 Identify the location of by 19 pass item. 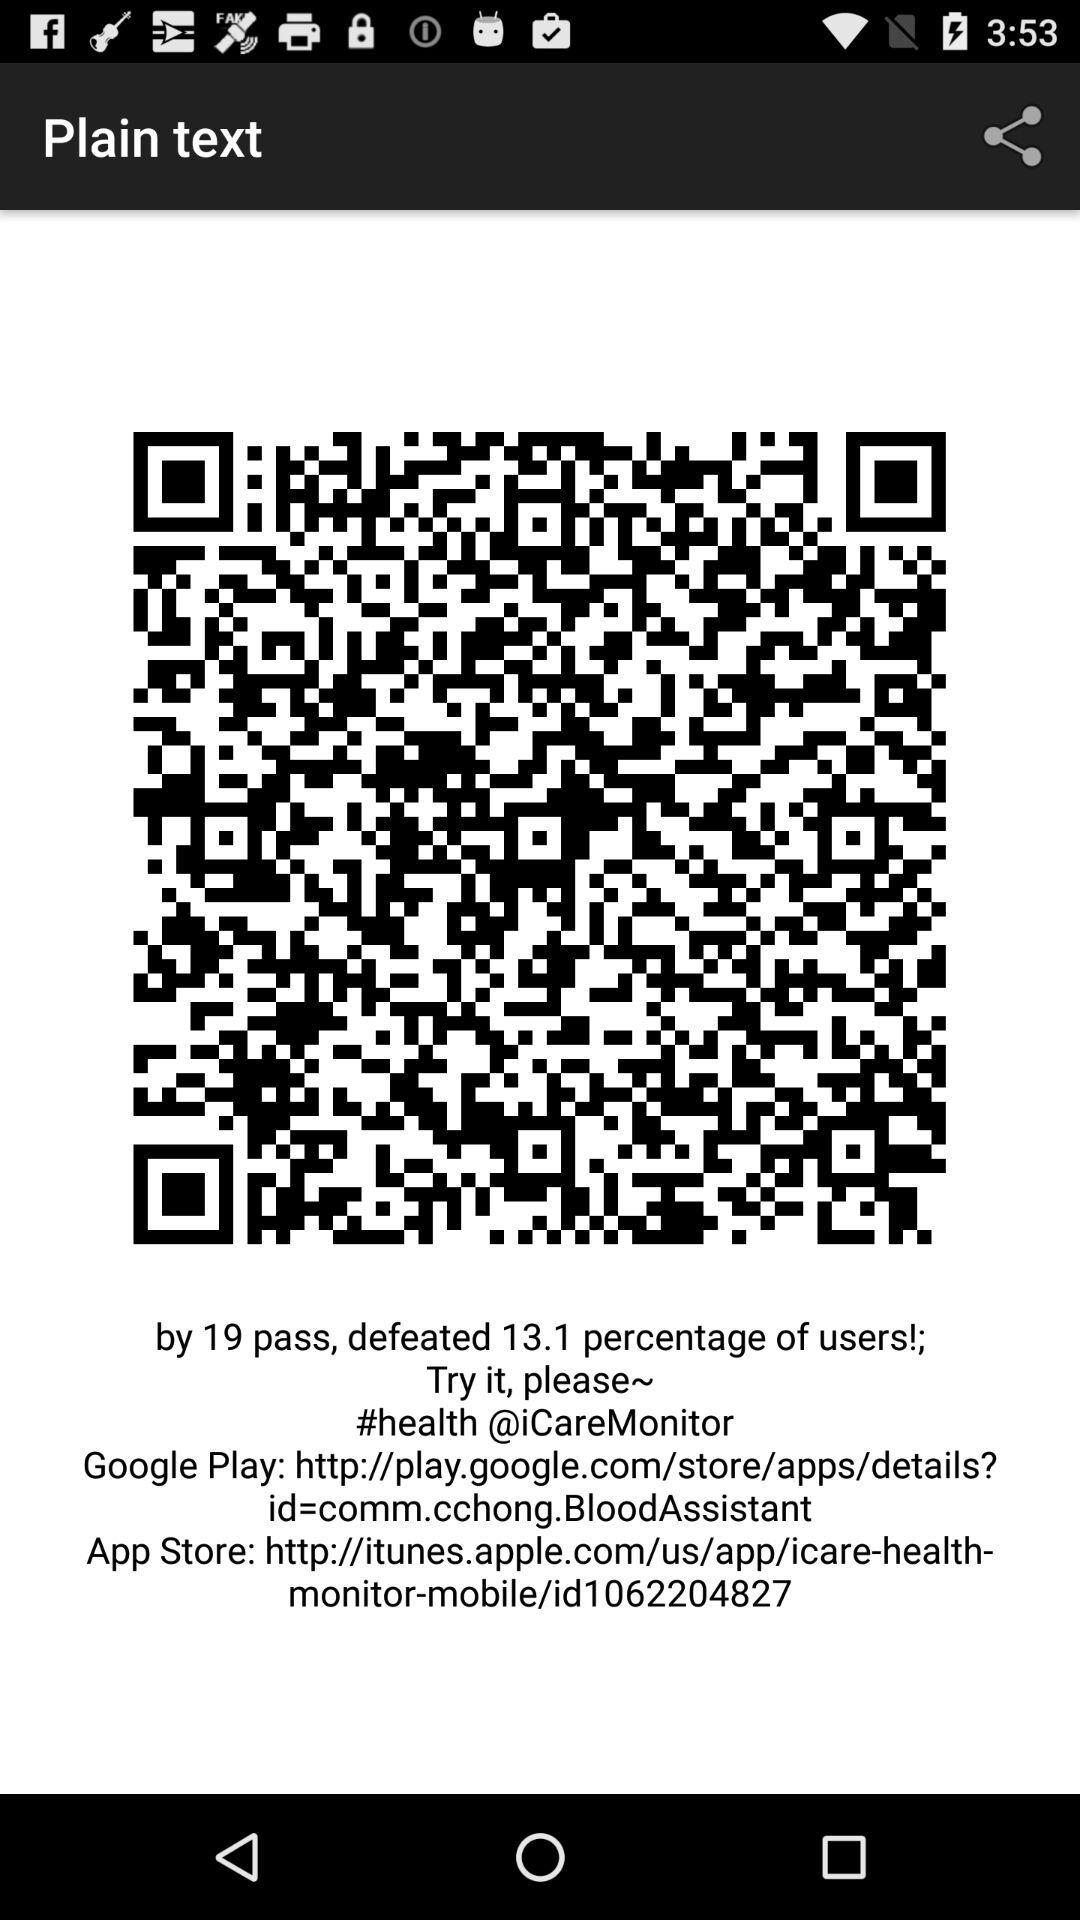
(540, 1474).